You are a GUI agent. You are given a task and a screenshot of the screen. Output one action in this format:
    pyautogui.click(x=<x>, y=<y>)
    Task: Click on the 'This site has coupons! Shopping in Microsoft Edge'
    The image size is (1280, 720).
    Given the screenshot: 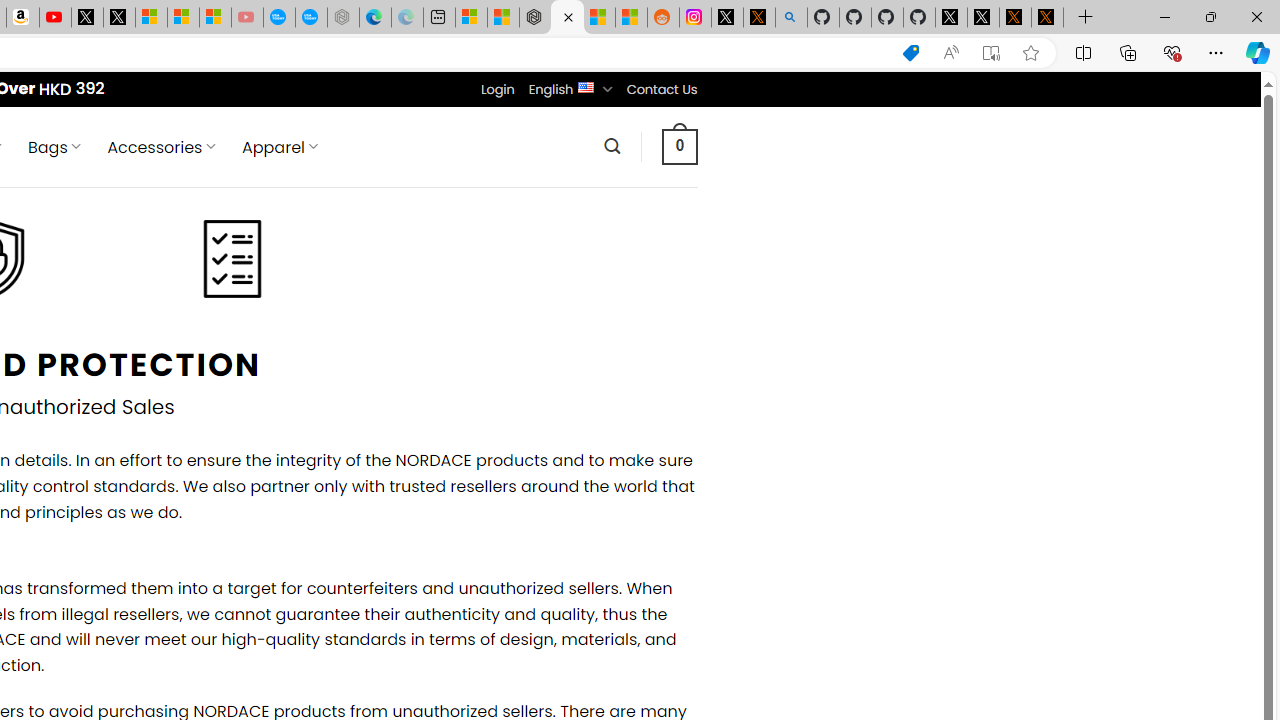 What is the action you would take?
    pyautogui.click(x=909, y=52)
    